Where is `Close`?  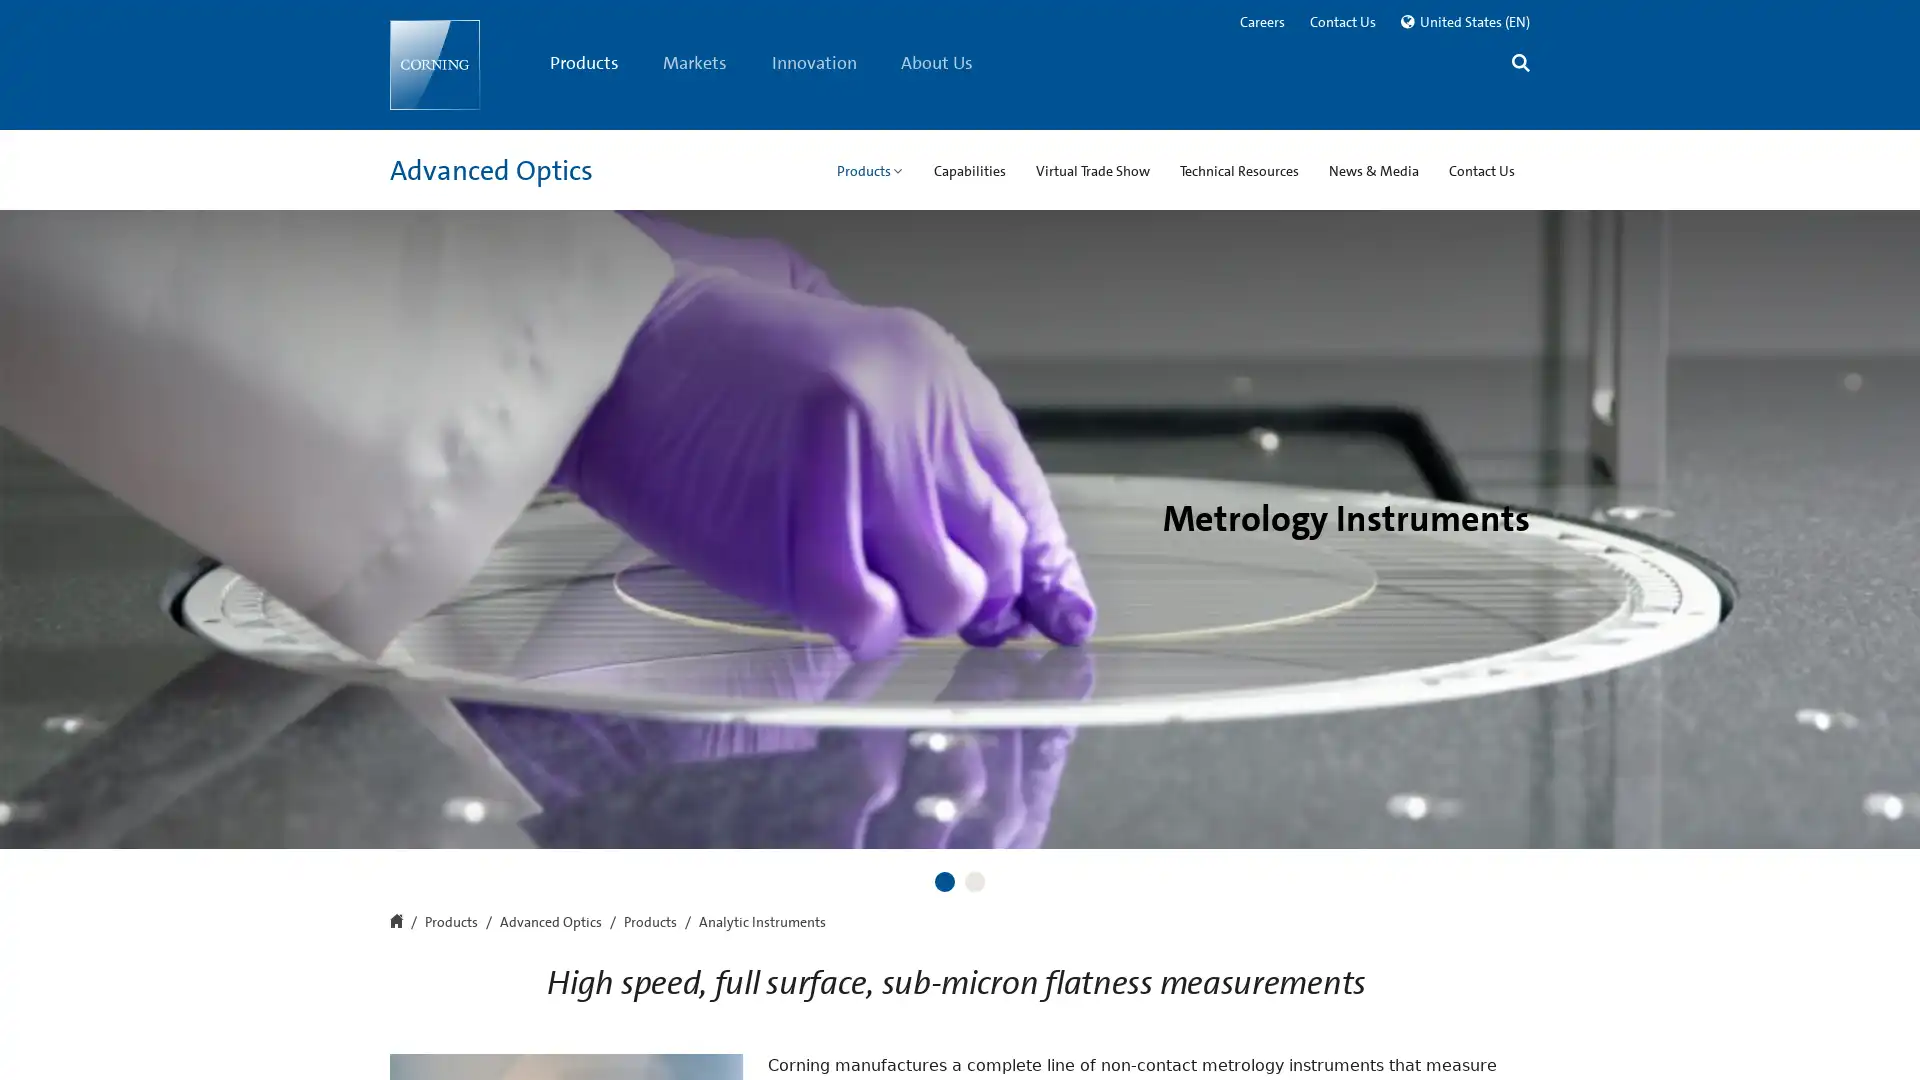 Close is located at coordinates (1886, 1035).